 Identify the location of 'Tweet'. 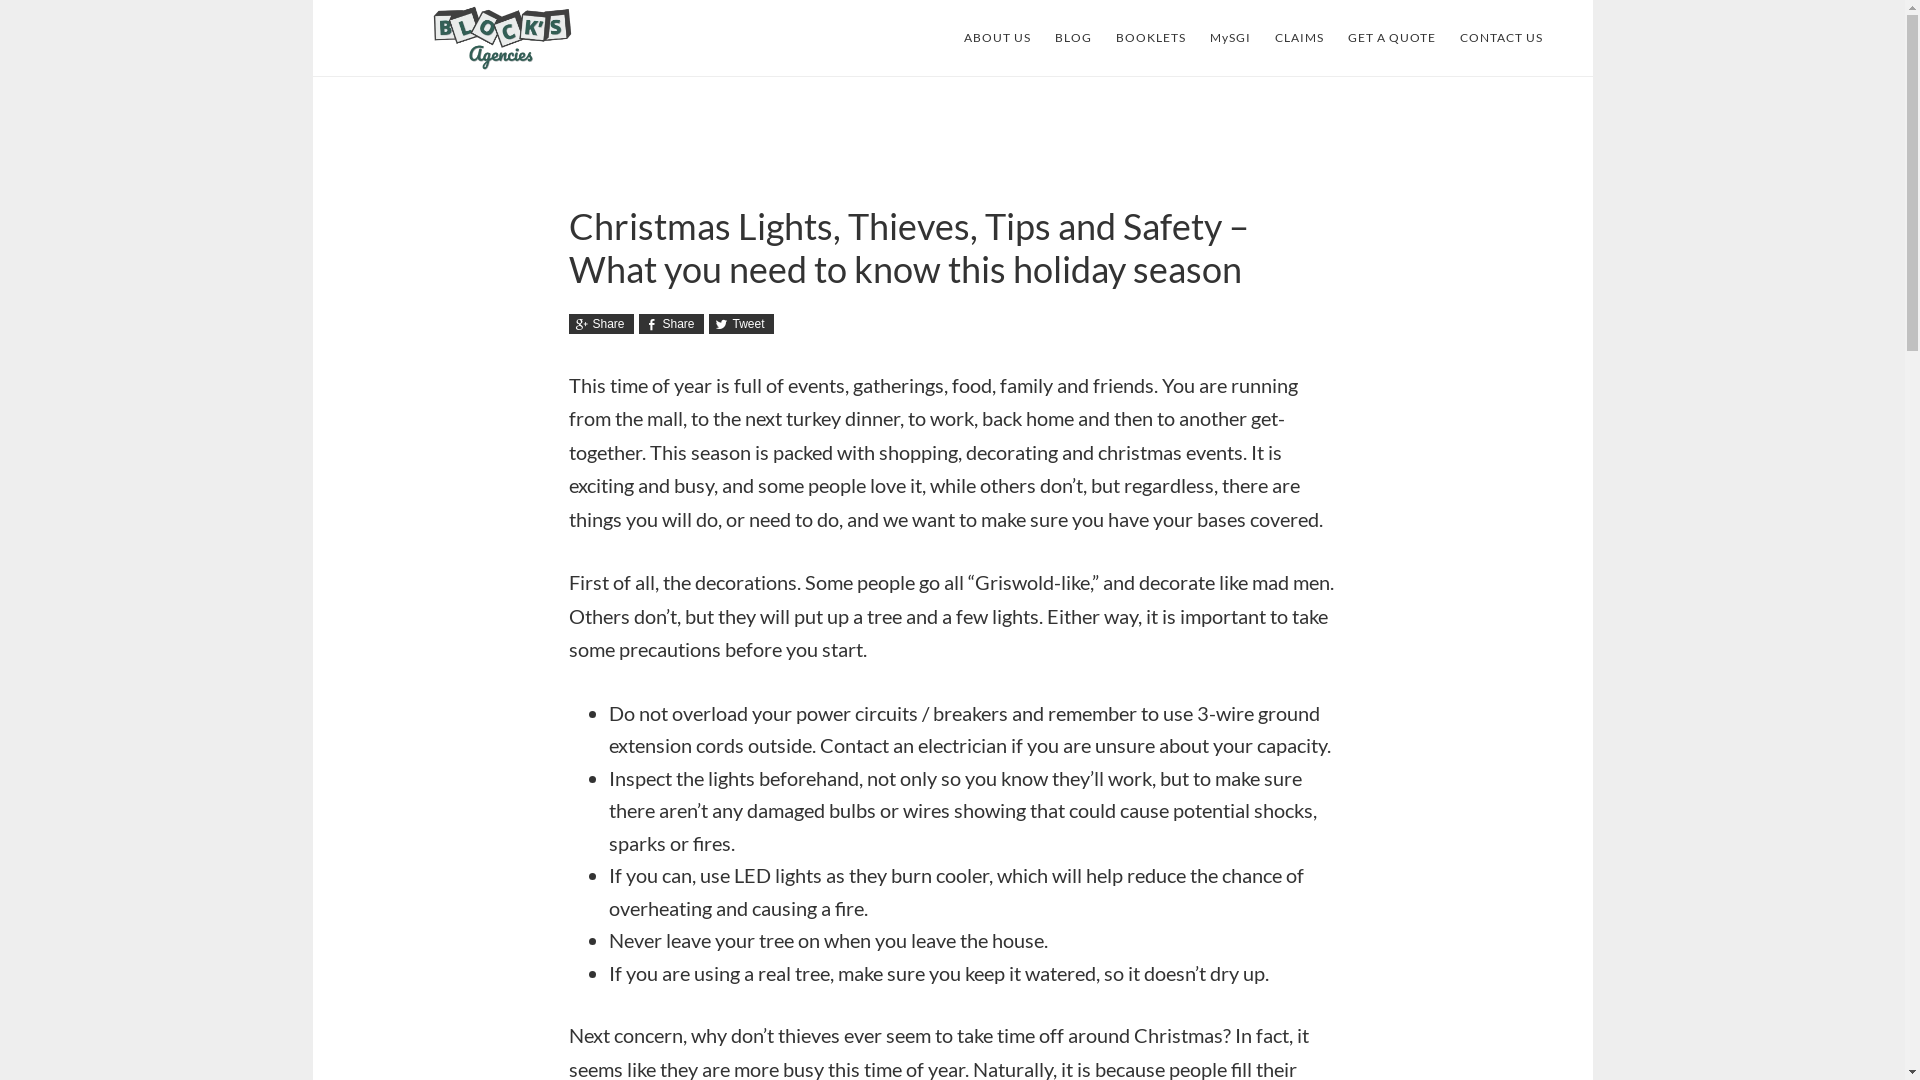
(739, 323).